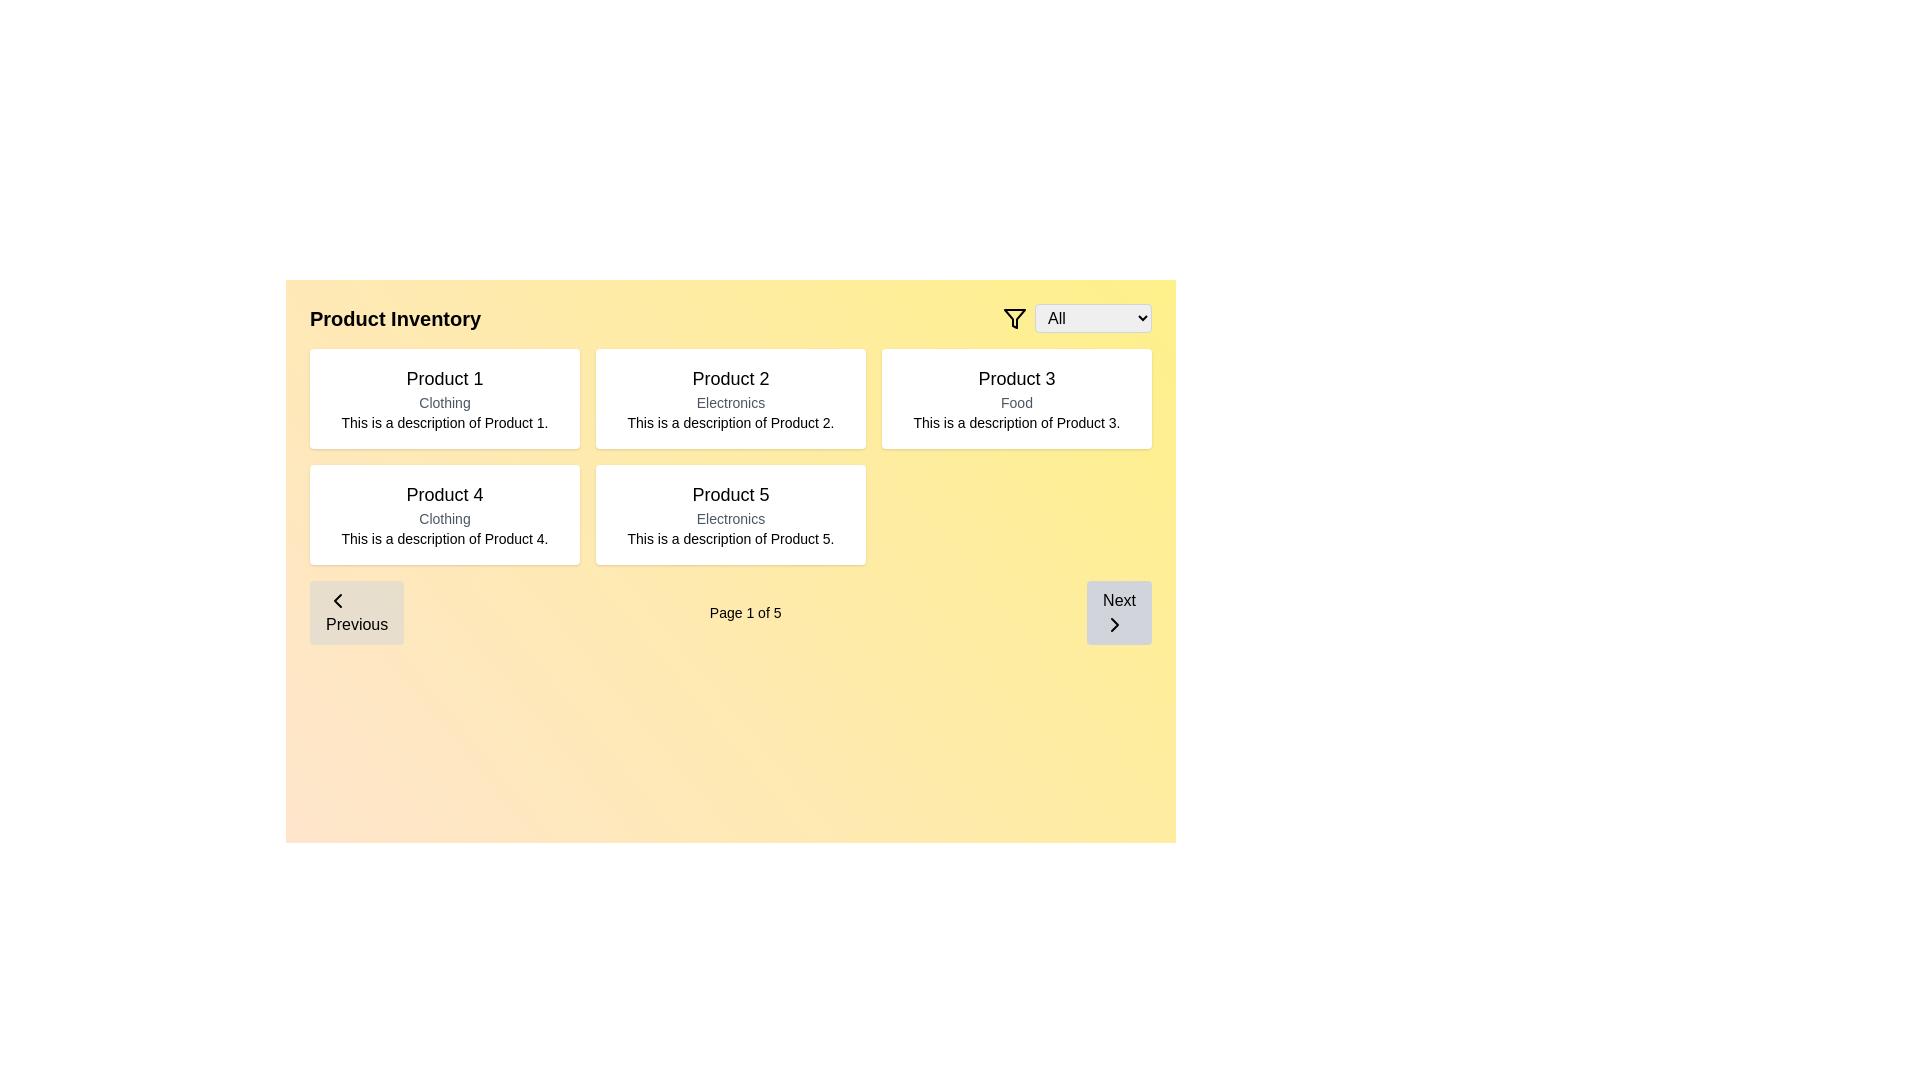  I want to click on the text block stating 'This is a description of Product 3.' which is positioned under the label 'Food' inside a rounded white box, so click(1017, 422).